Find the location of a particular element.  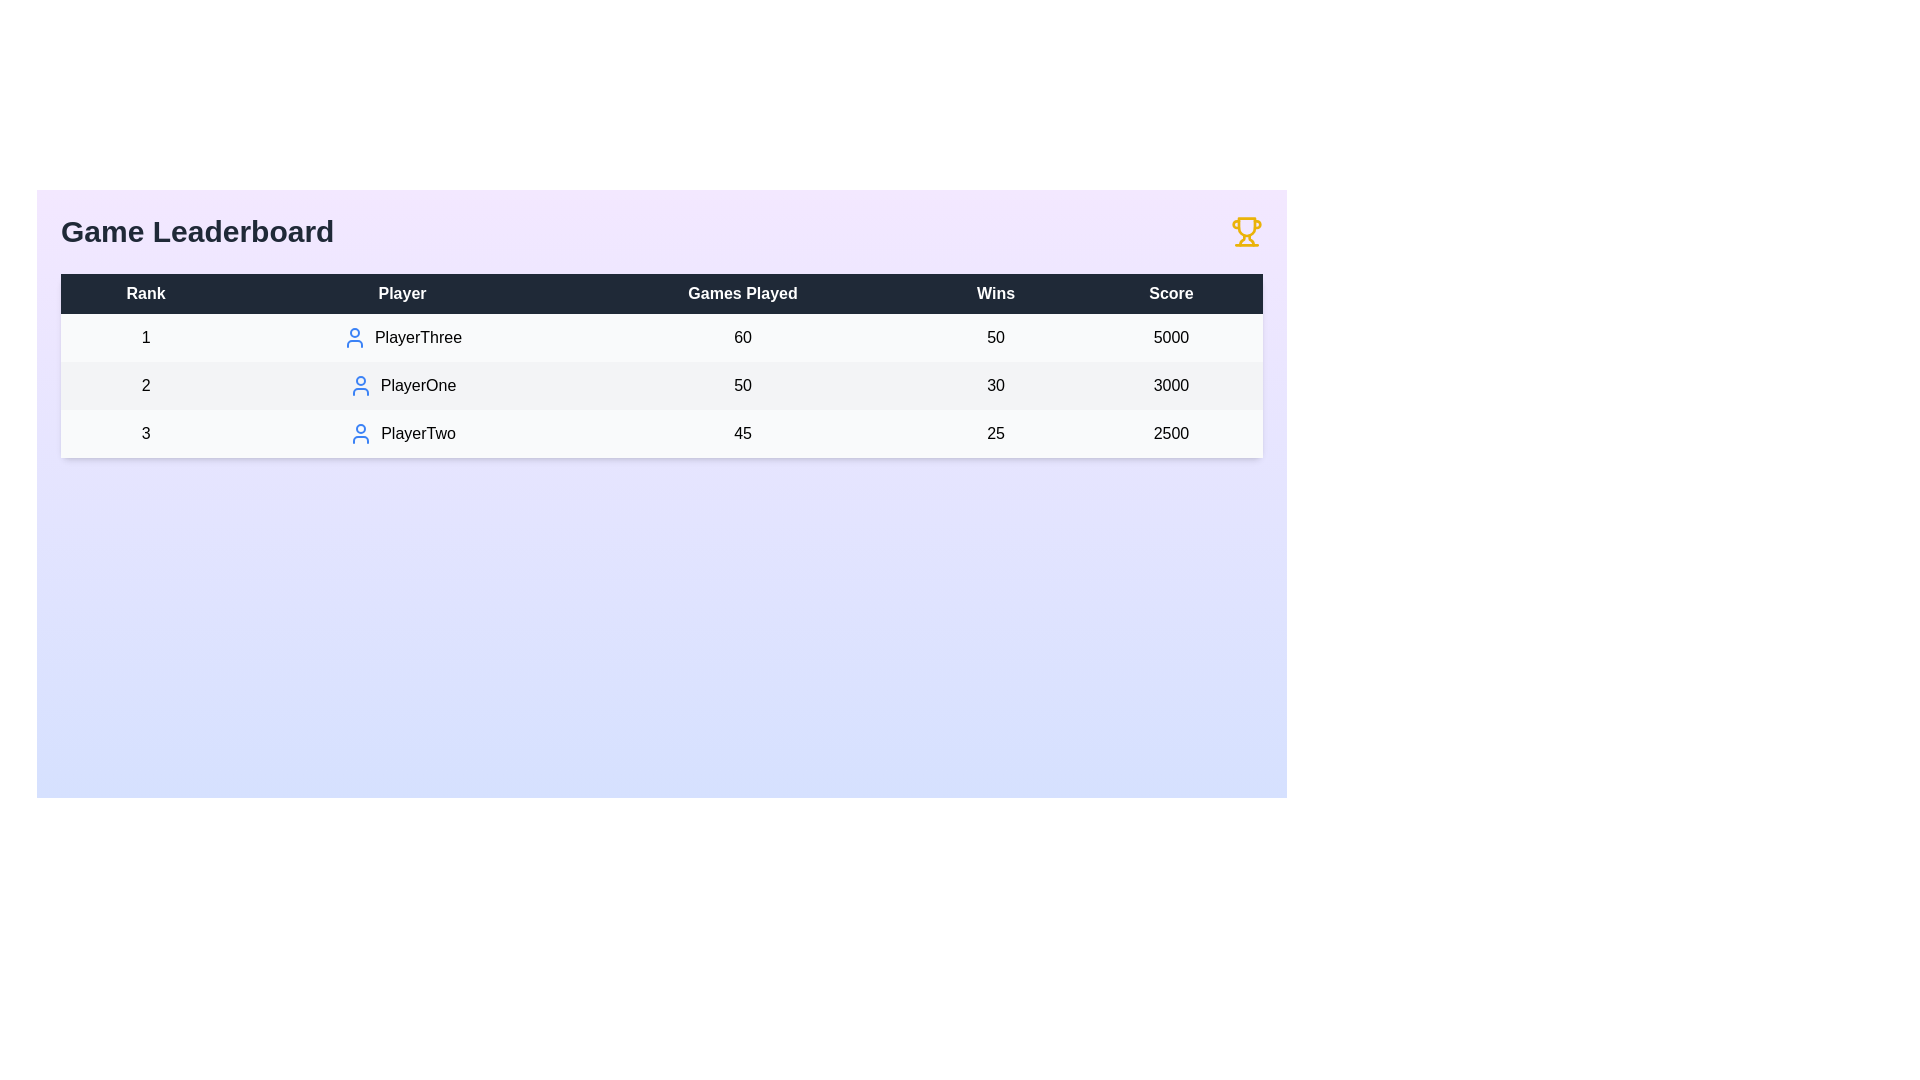

the Text label displaying the win count for the player in the leaderboard, located in the third row under the 'Wins' column, between '45' and '2500' is located at coordinates (996, 433).